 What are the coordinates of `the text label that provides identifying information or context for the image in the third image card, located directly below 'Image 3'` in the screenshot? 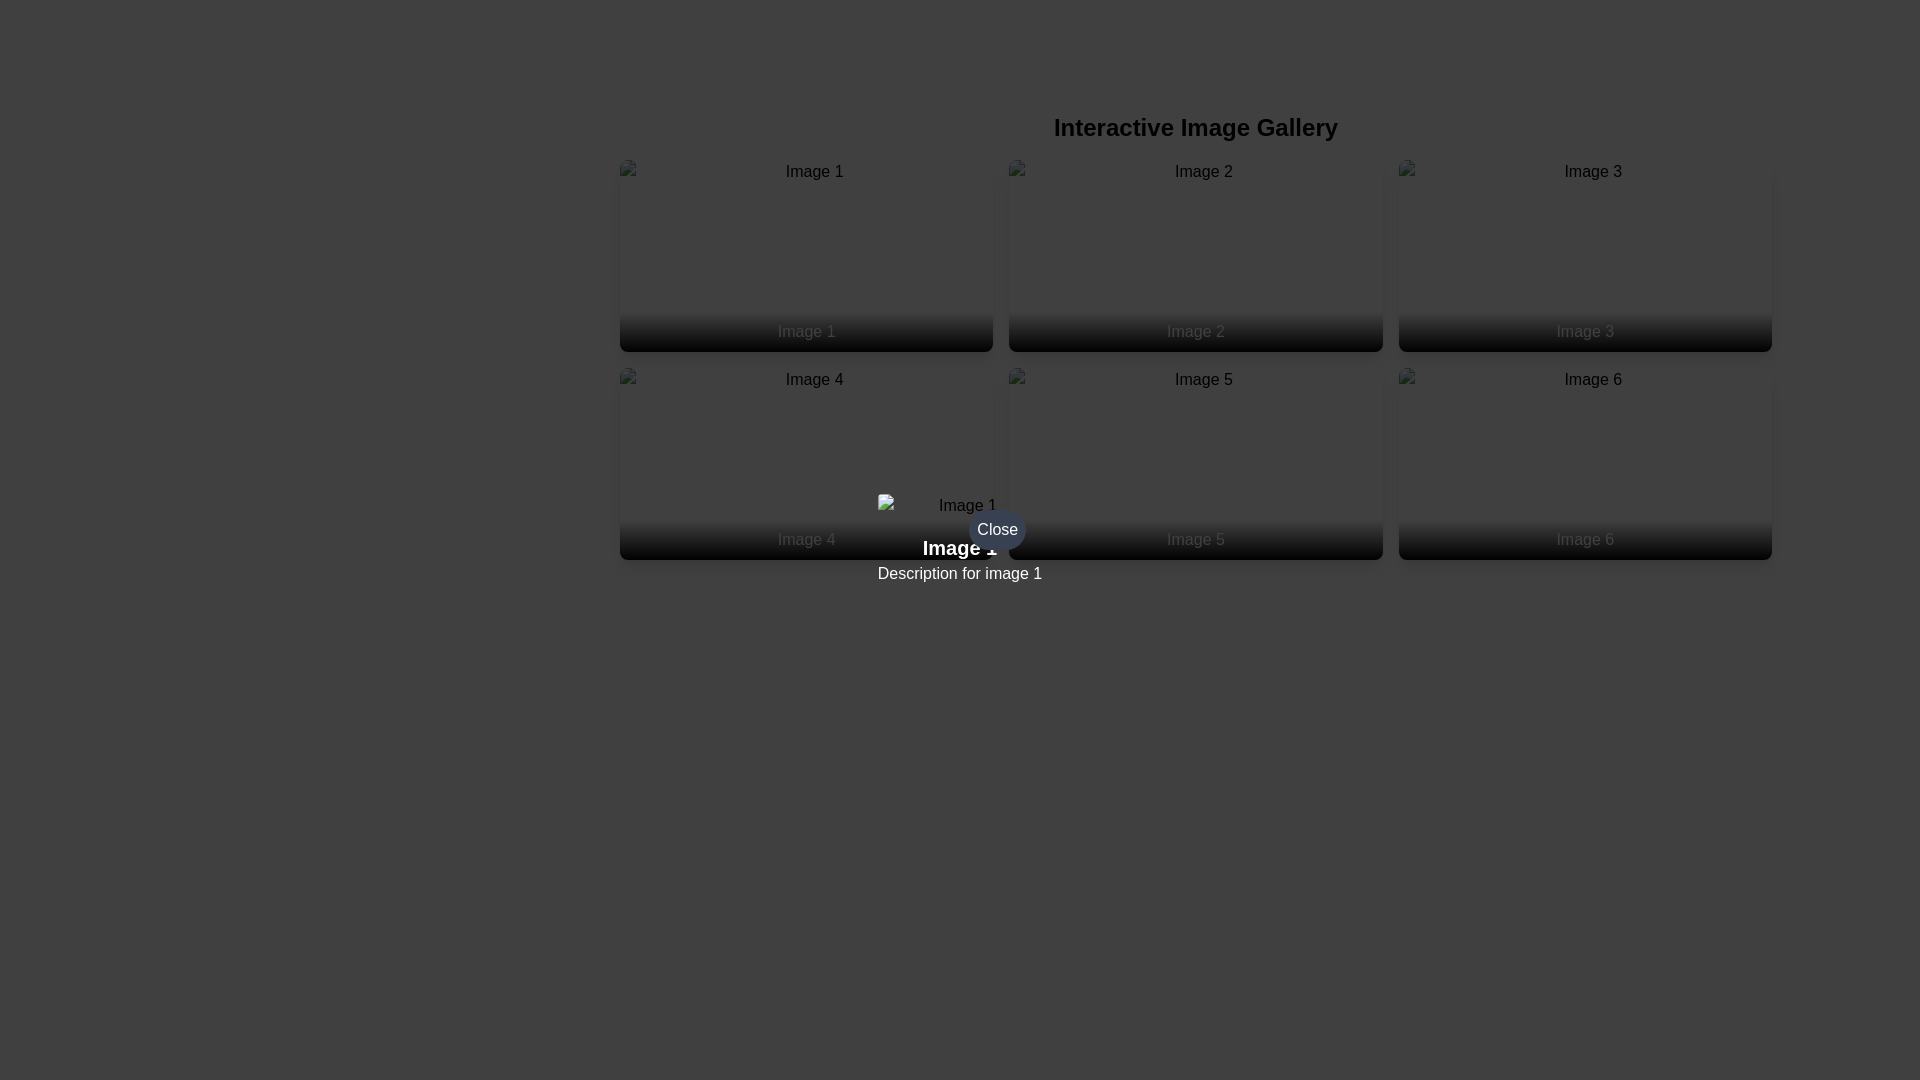 It's located at (1584, 330).